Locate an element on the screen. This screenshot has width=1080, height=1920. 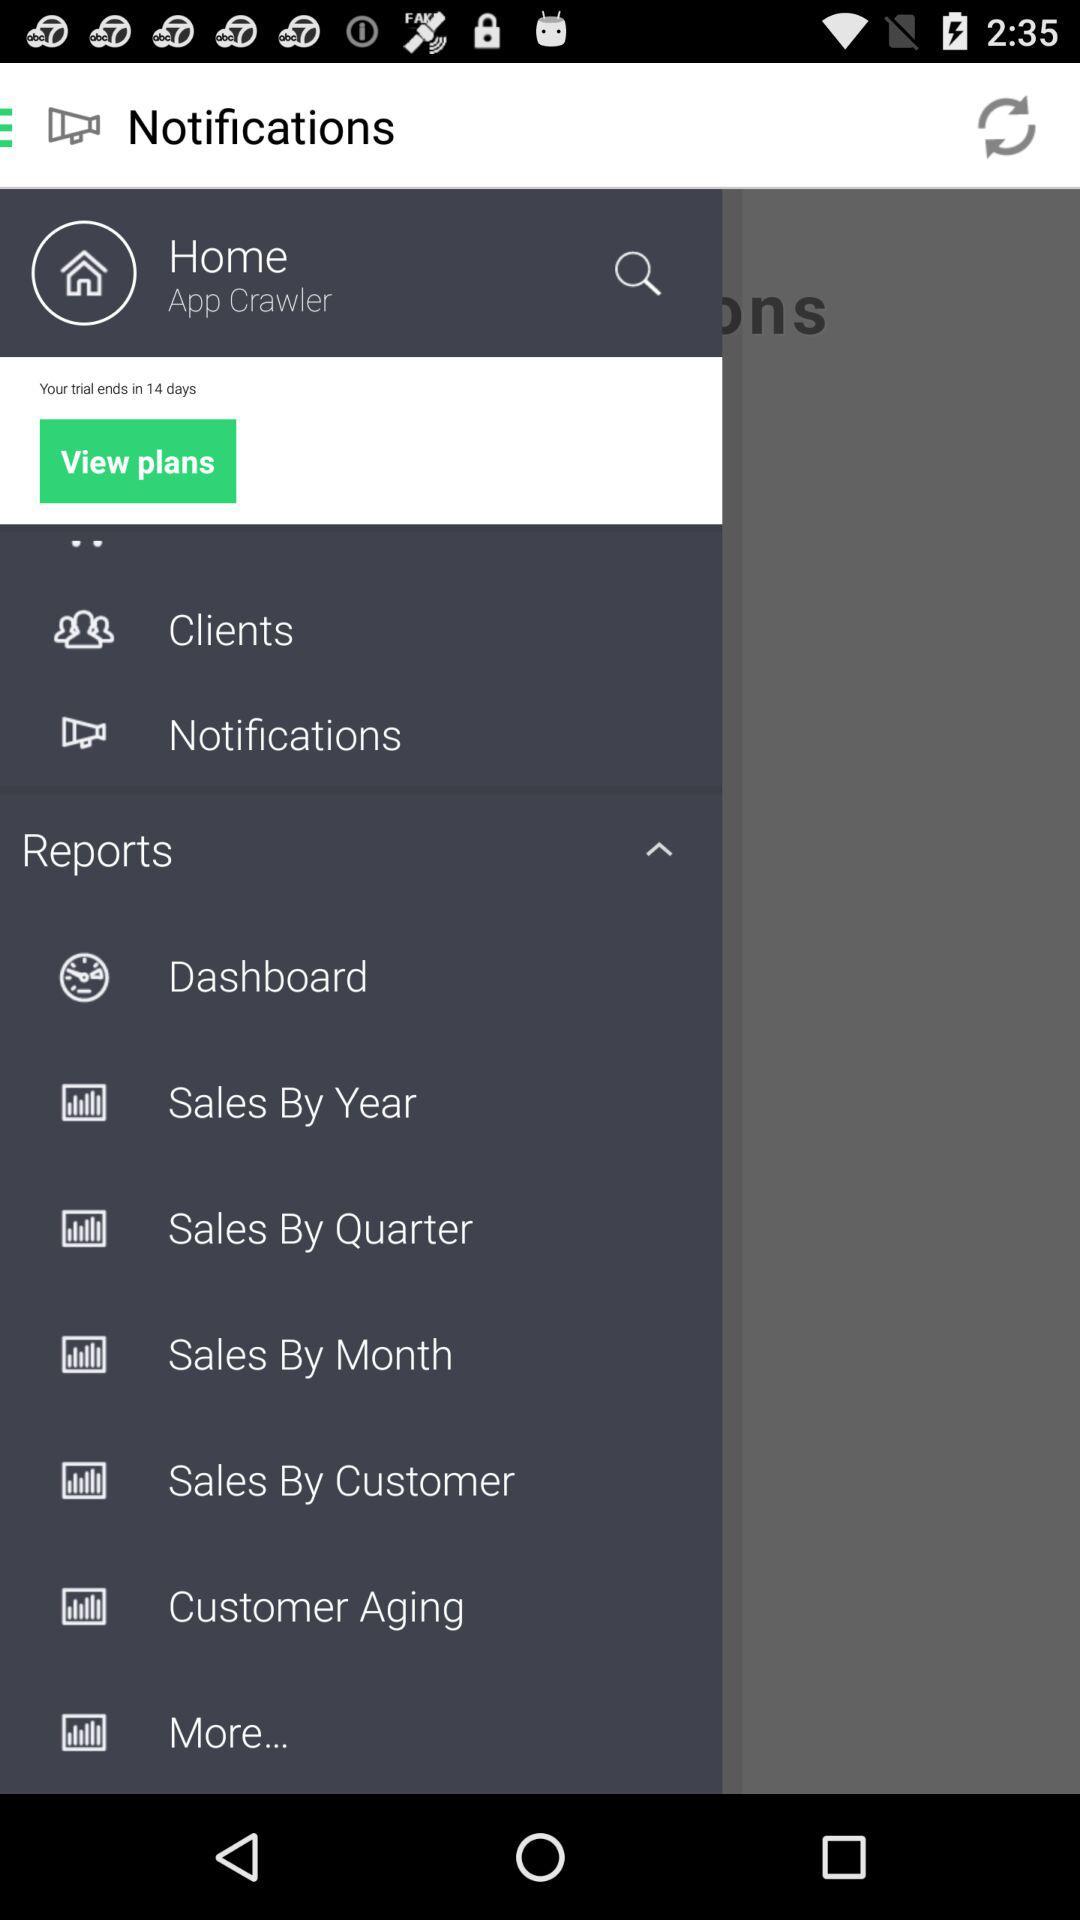
the home icon is located at coordinates (83, 291).